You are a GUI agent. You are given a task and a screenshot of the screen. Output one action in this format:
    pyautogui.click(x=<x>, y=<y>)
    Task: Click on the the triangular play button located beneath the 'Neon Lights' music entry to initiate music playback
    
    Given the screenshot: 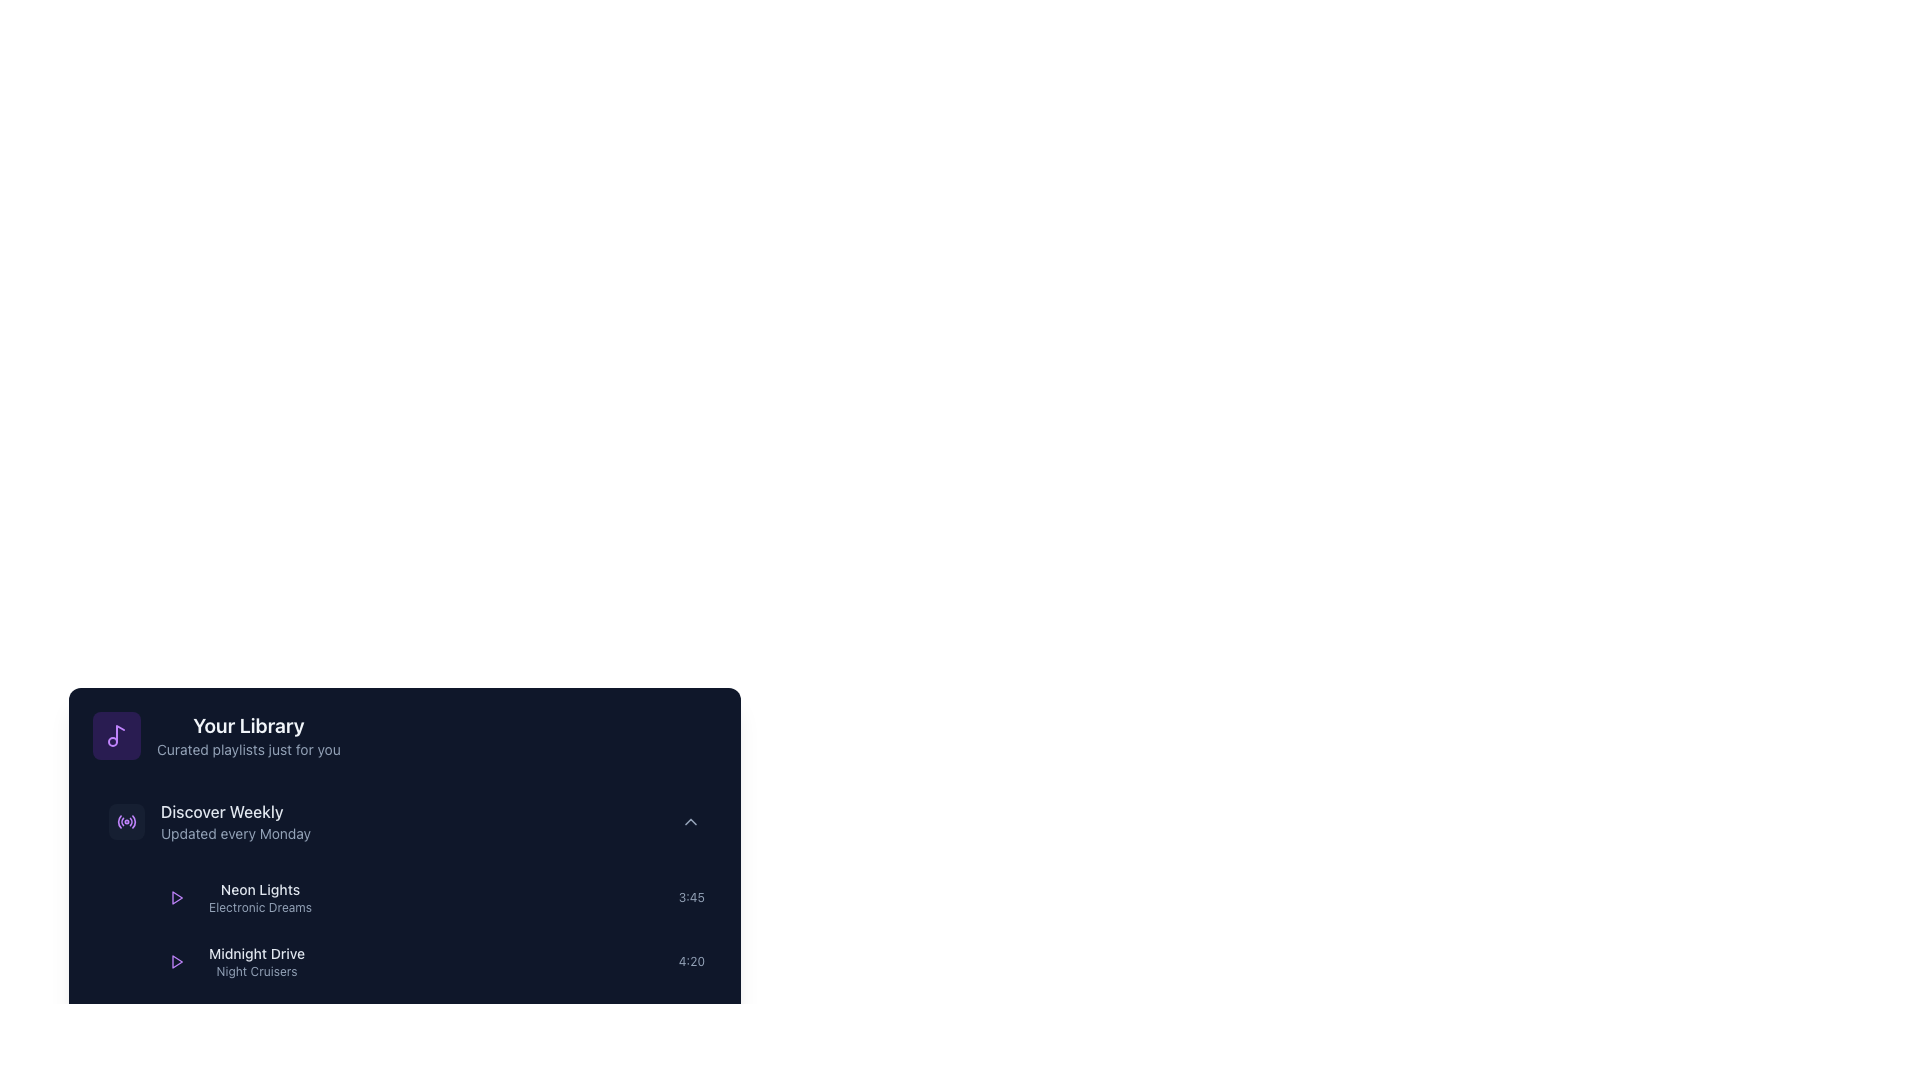 What is the action you would take?
    pyautogui.click(x=177, y=897)
    